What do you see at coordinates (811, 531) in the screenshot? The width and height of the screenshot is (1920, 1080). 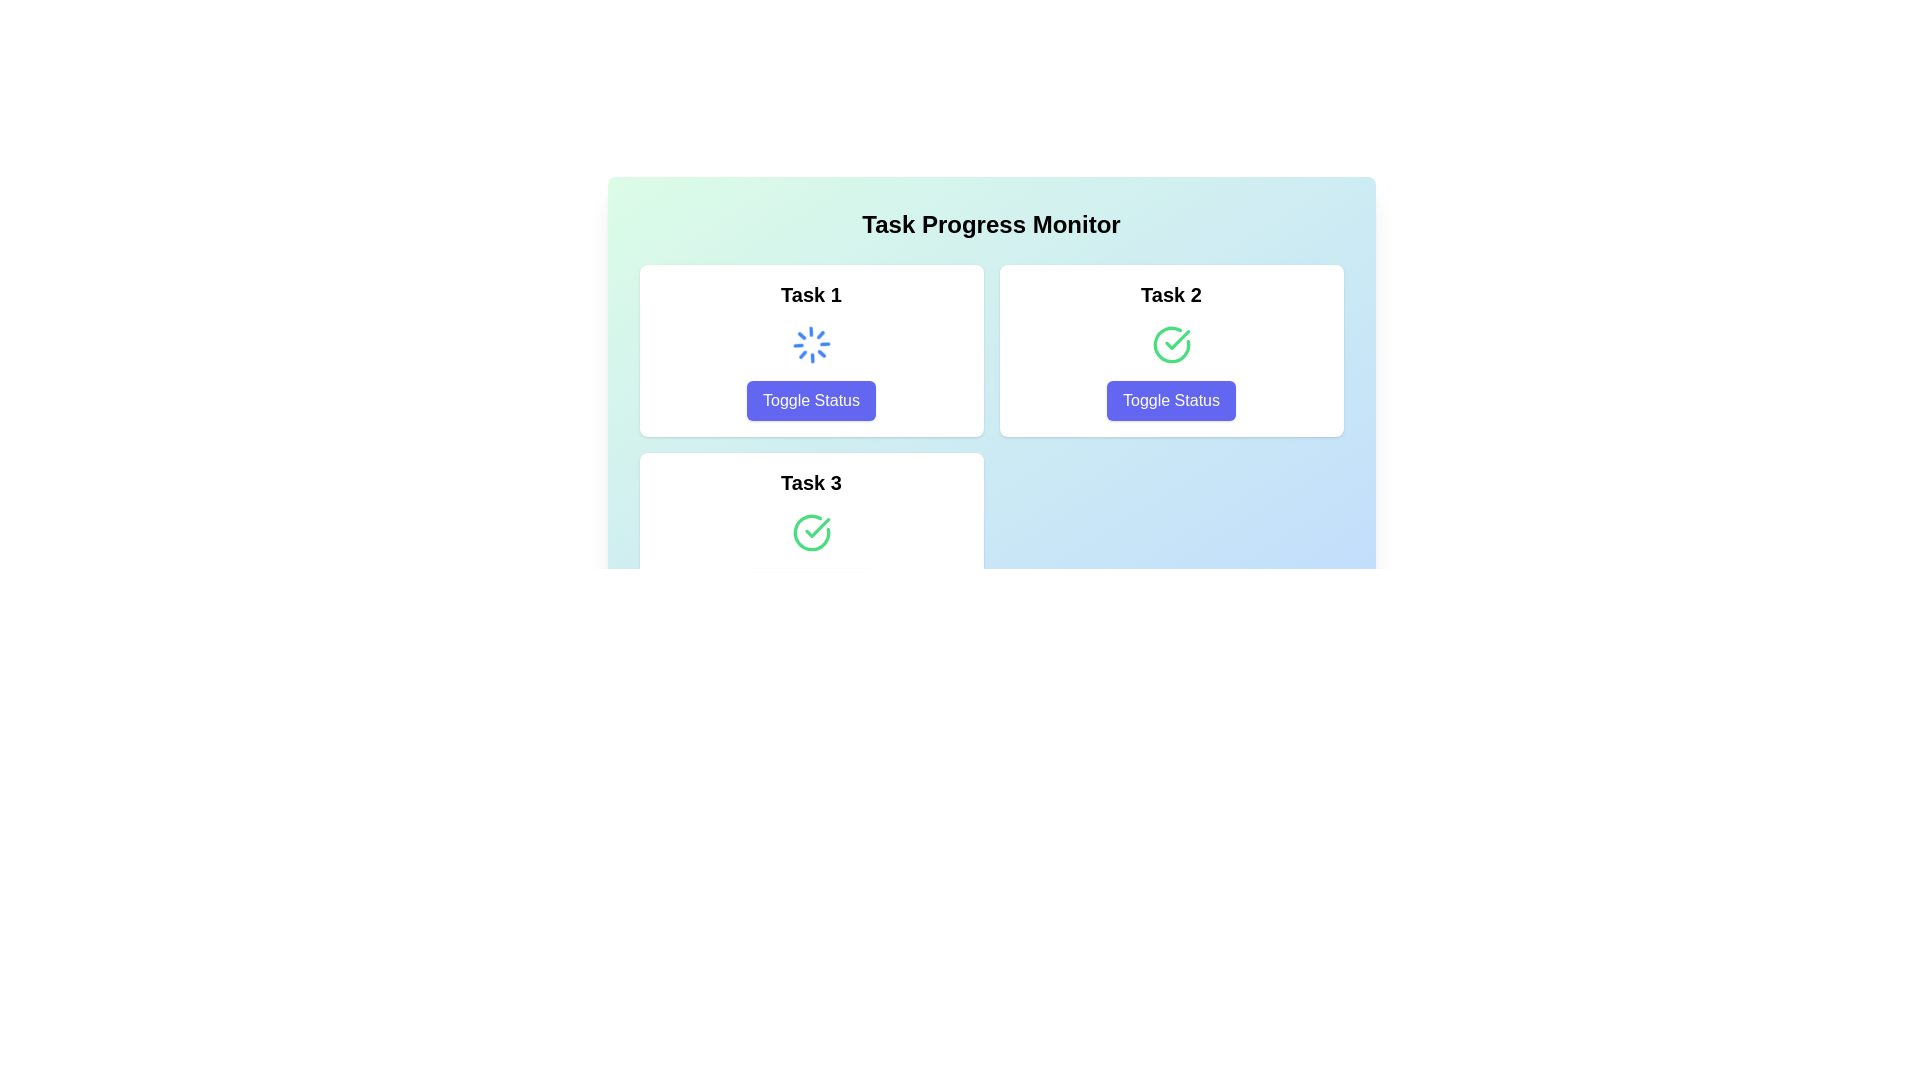 I see `the appearance of the green circular icon with a white checkmark in its center located within the 'Task 3' card, above the 'Toggle Status' button` at bounding box center [811, 531].